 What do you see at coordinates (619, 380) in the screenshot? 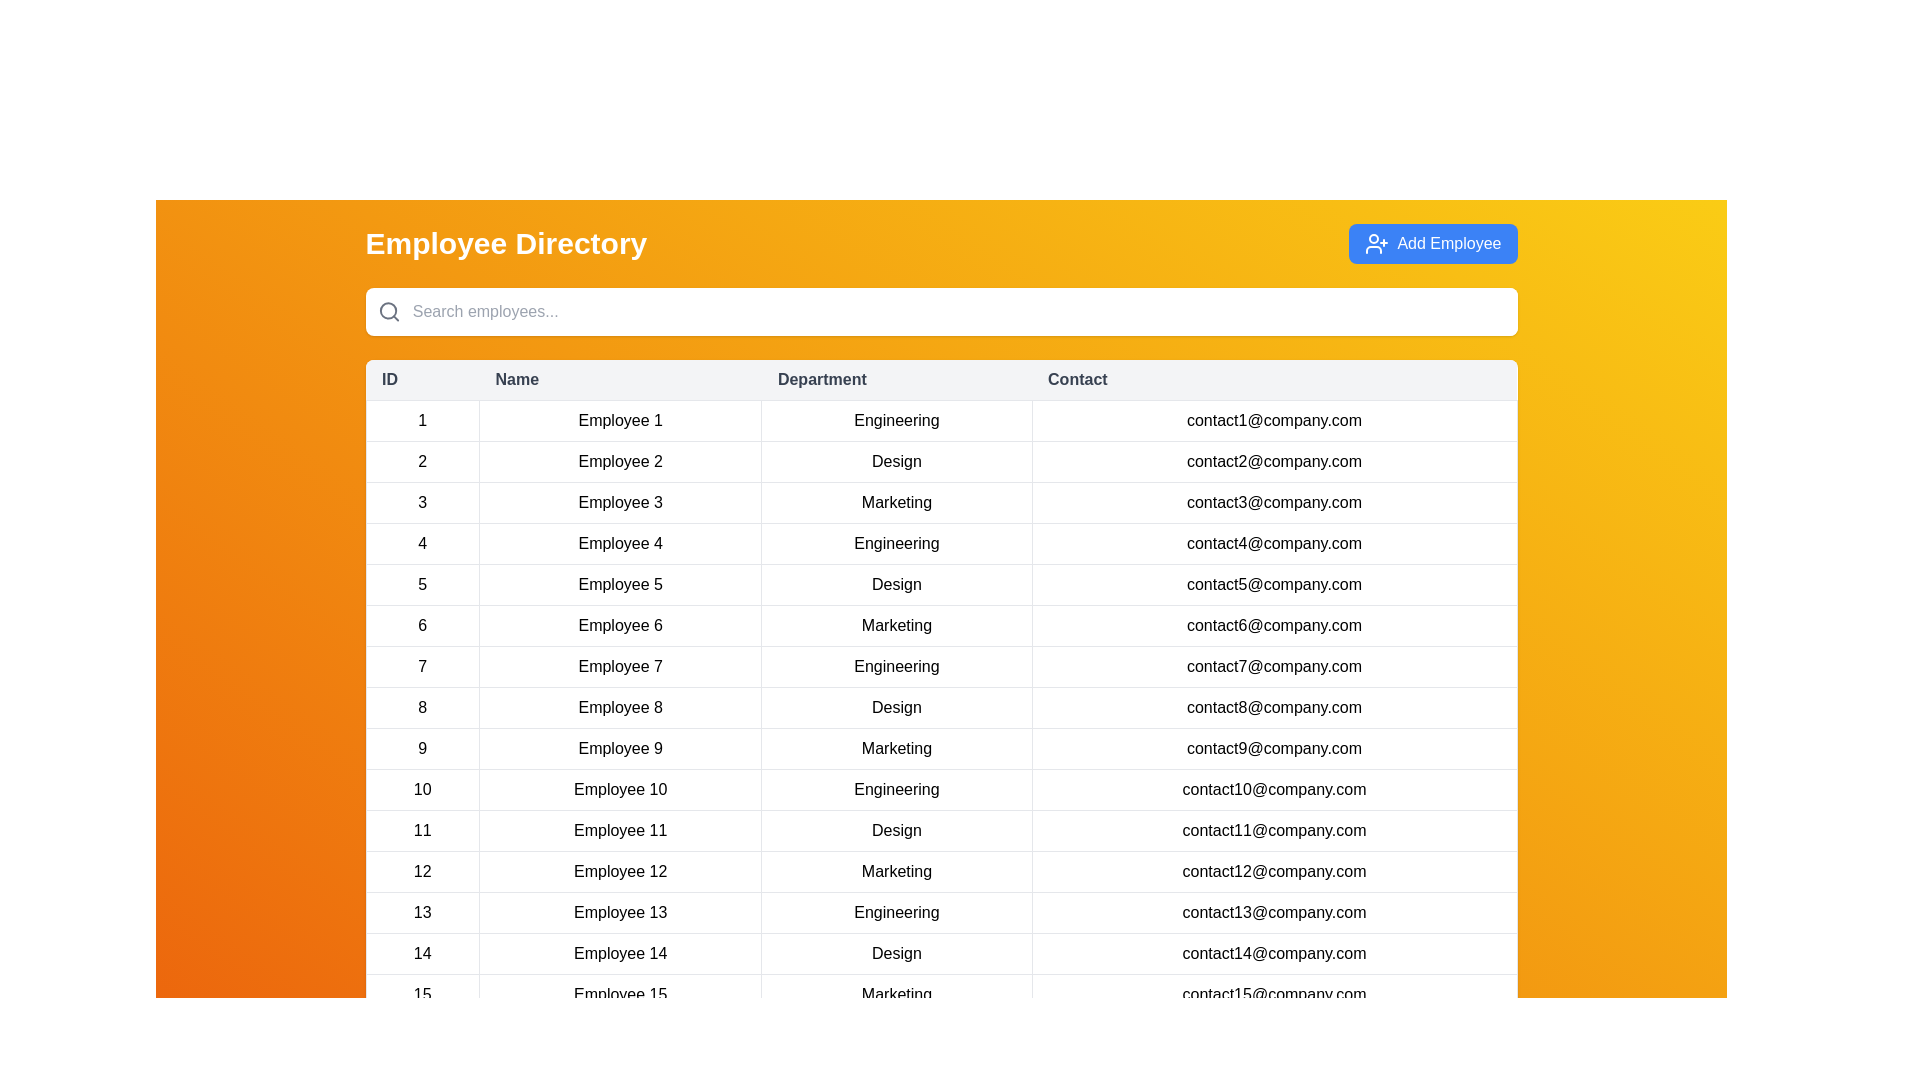
I see `the column header Name to sort the table by that column` at bounding box center [619, 380].